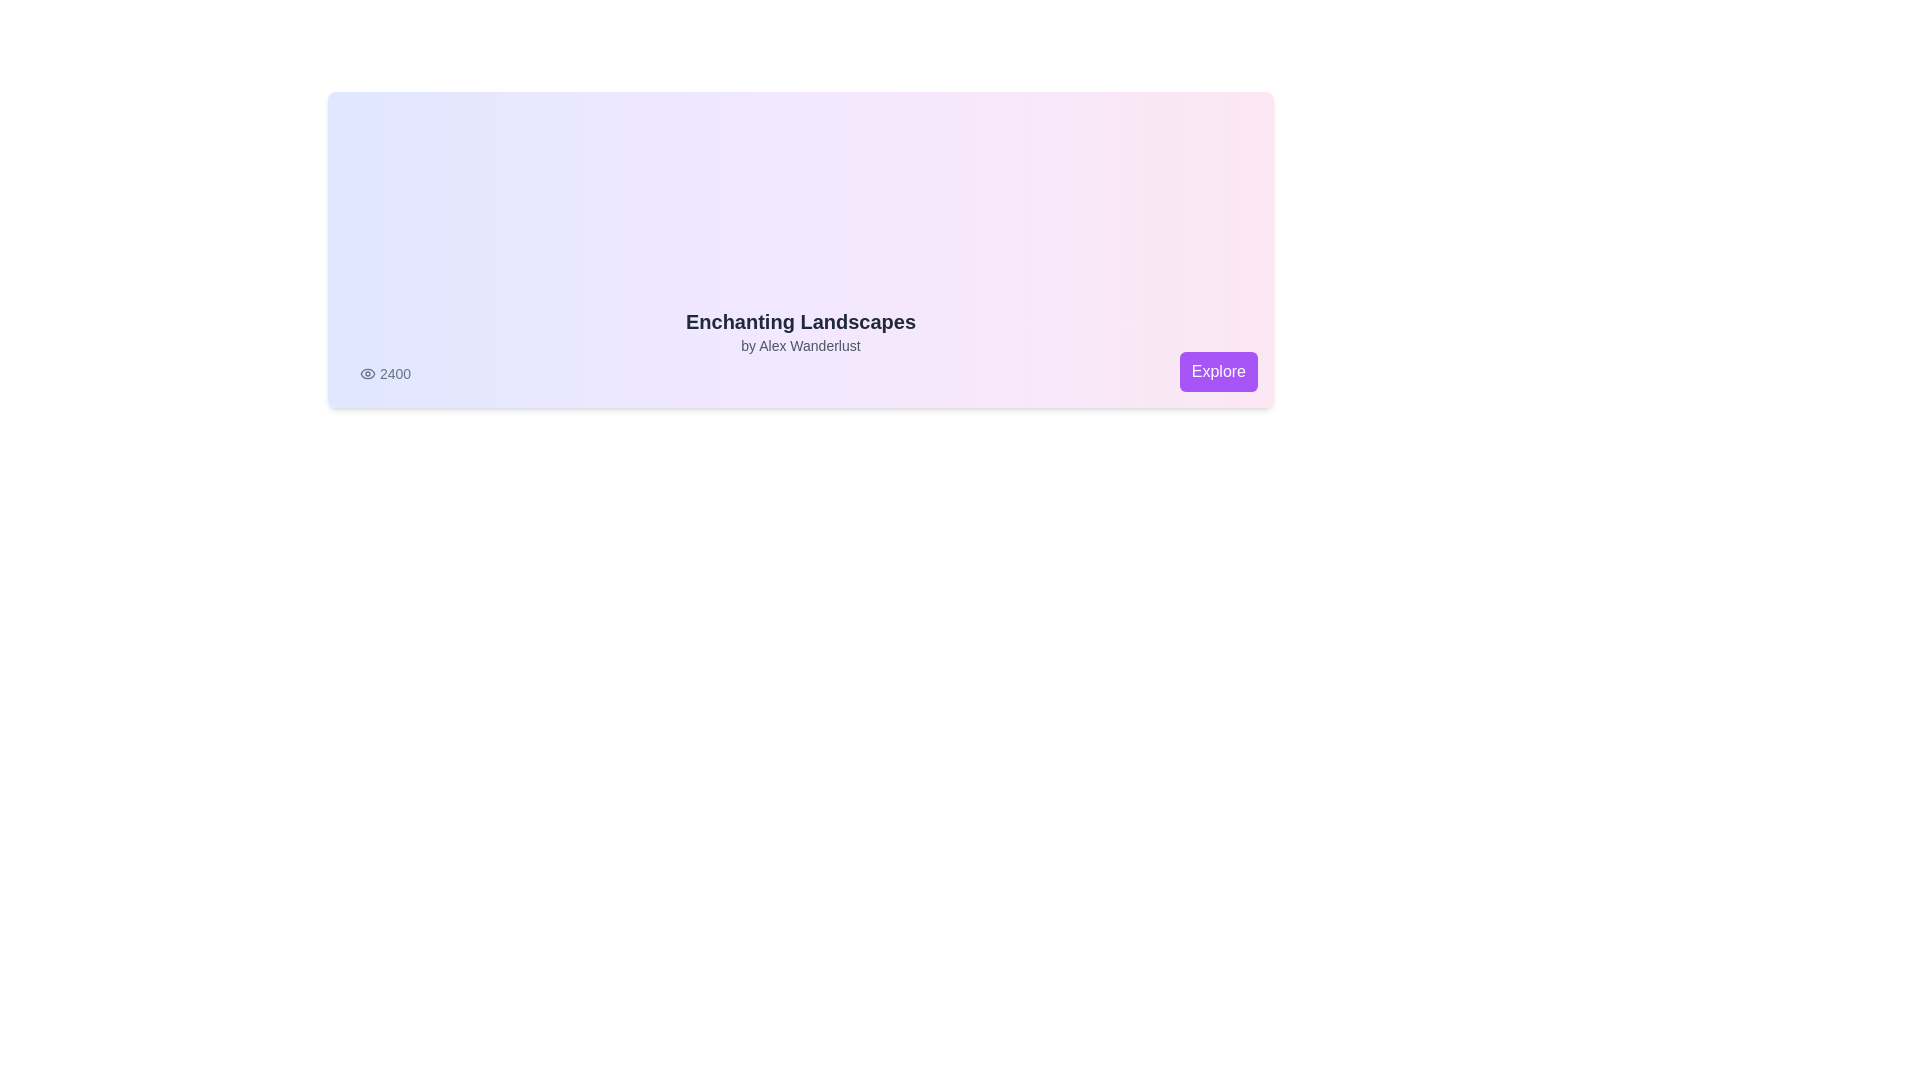  Describe the element at coordinates (1213, 374) in the screenshot. I see `the comment icon located to the left of the text '16' in the bottom-right corner` at that location.